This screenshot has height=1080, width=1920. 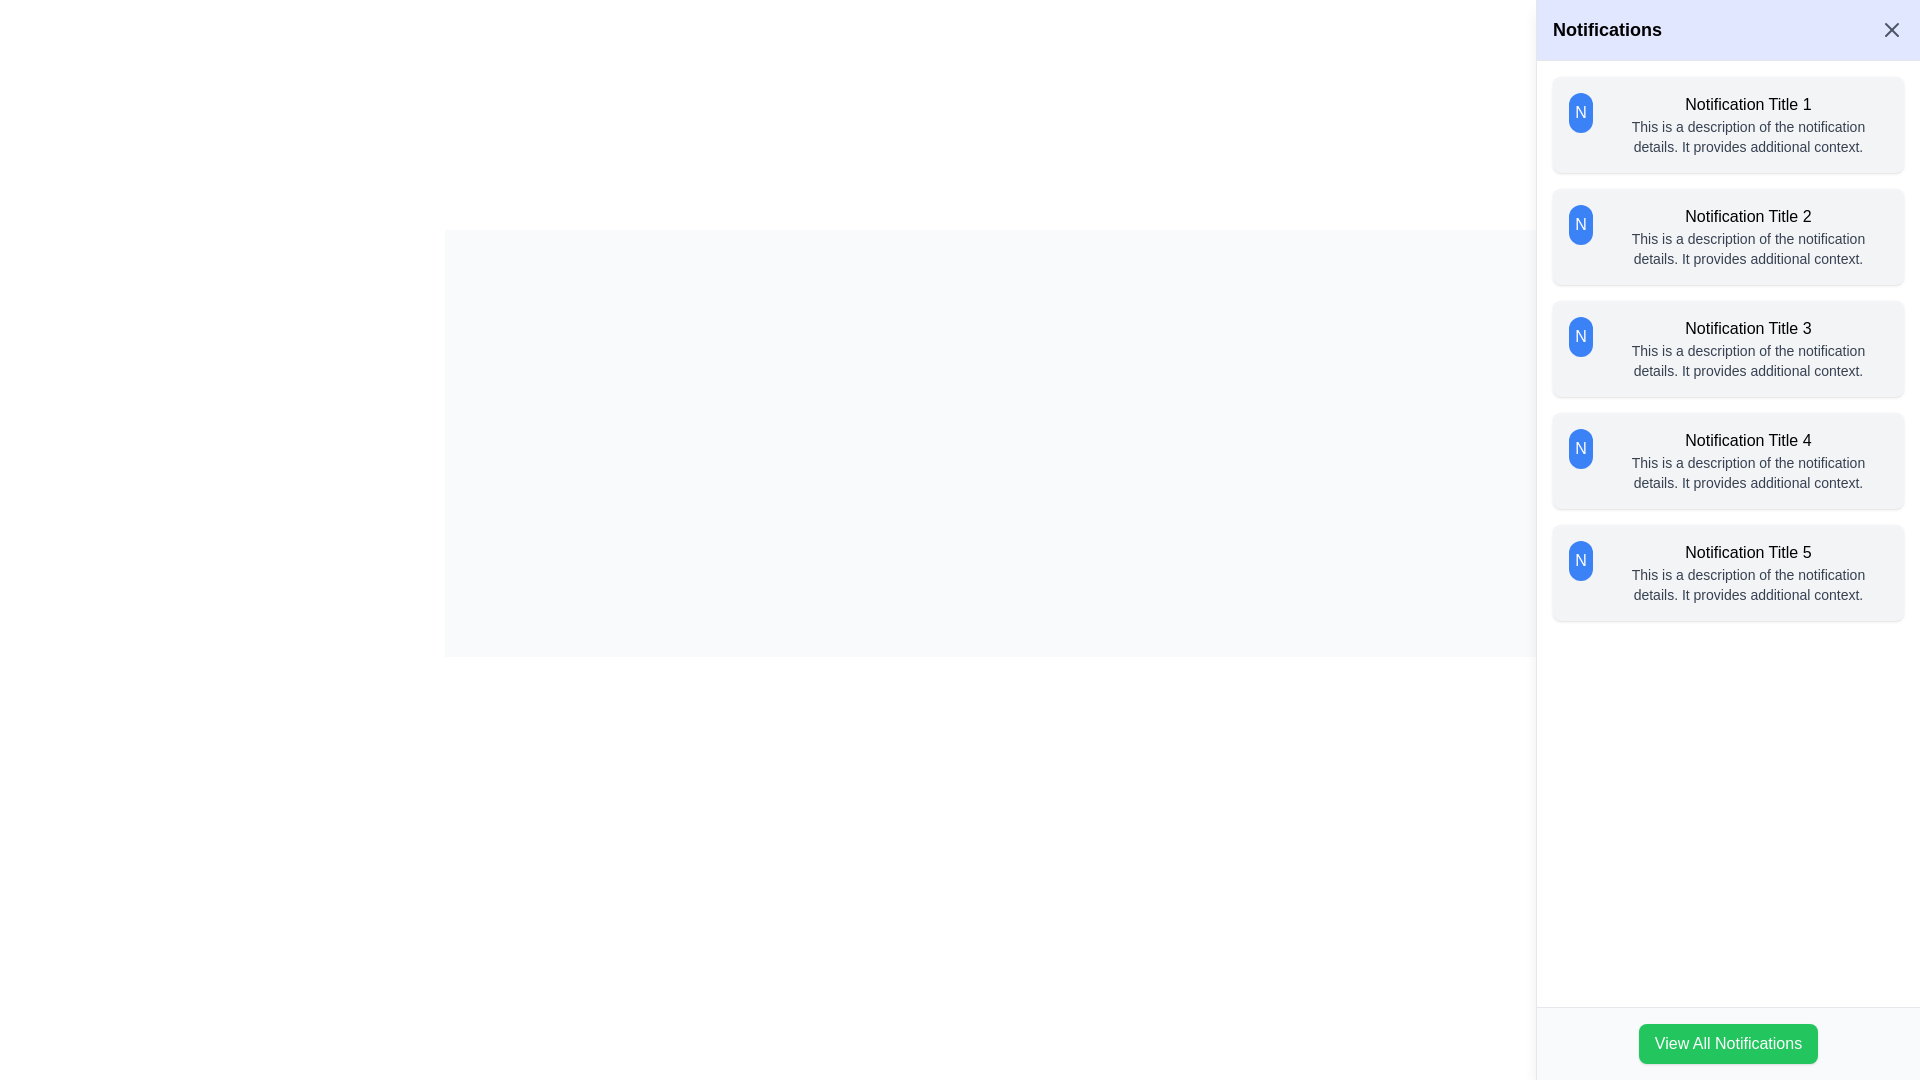 I want to click on the text label displaying 'Notification Title 2' in the second notification item of the right-hand panel, so click(x=1747, y=216).